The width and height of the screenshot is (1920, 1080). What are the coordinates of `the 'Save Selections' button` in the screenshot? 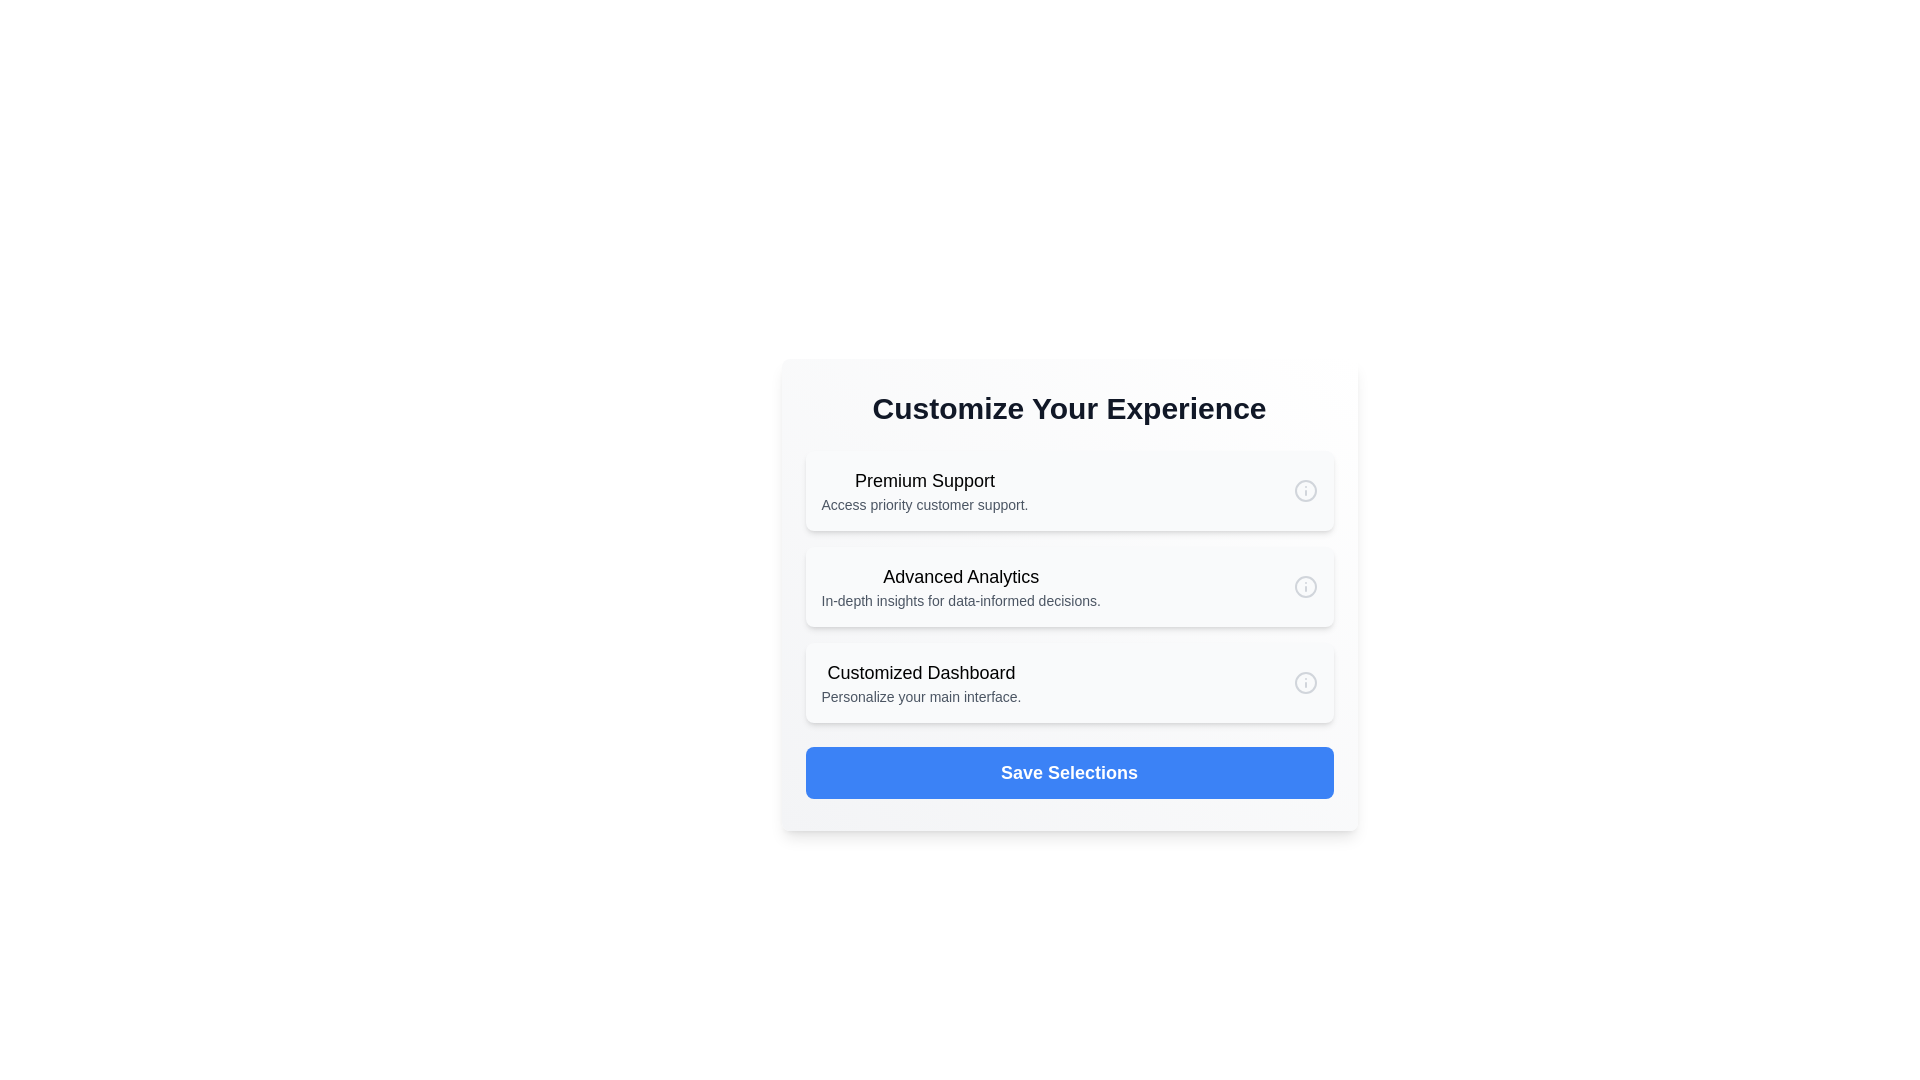 It's located at (1068, 771).